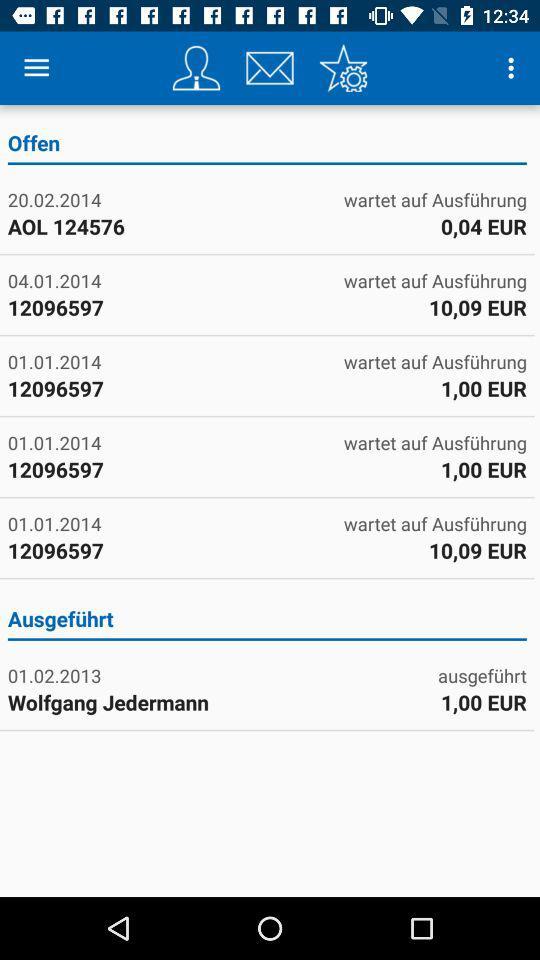 The height and width of the screenshot is (960, 540). Describe the element at coordinates (482, 226) in the screenshot. I see `icon to the right of 20.02.2014 icon` at that location.